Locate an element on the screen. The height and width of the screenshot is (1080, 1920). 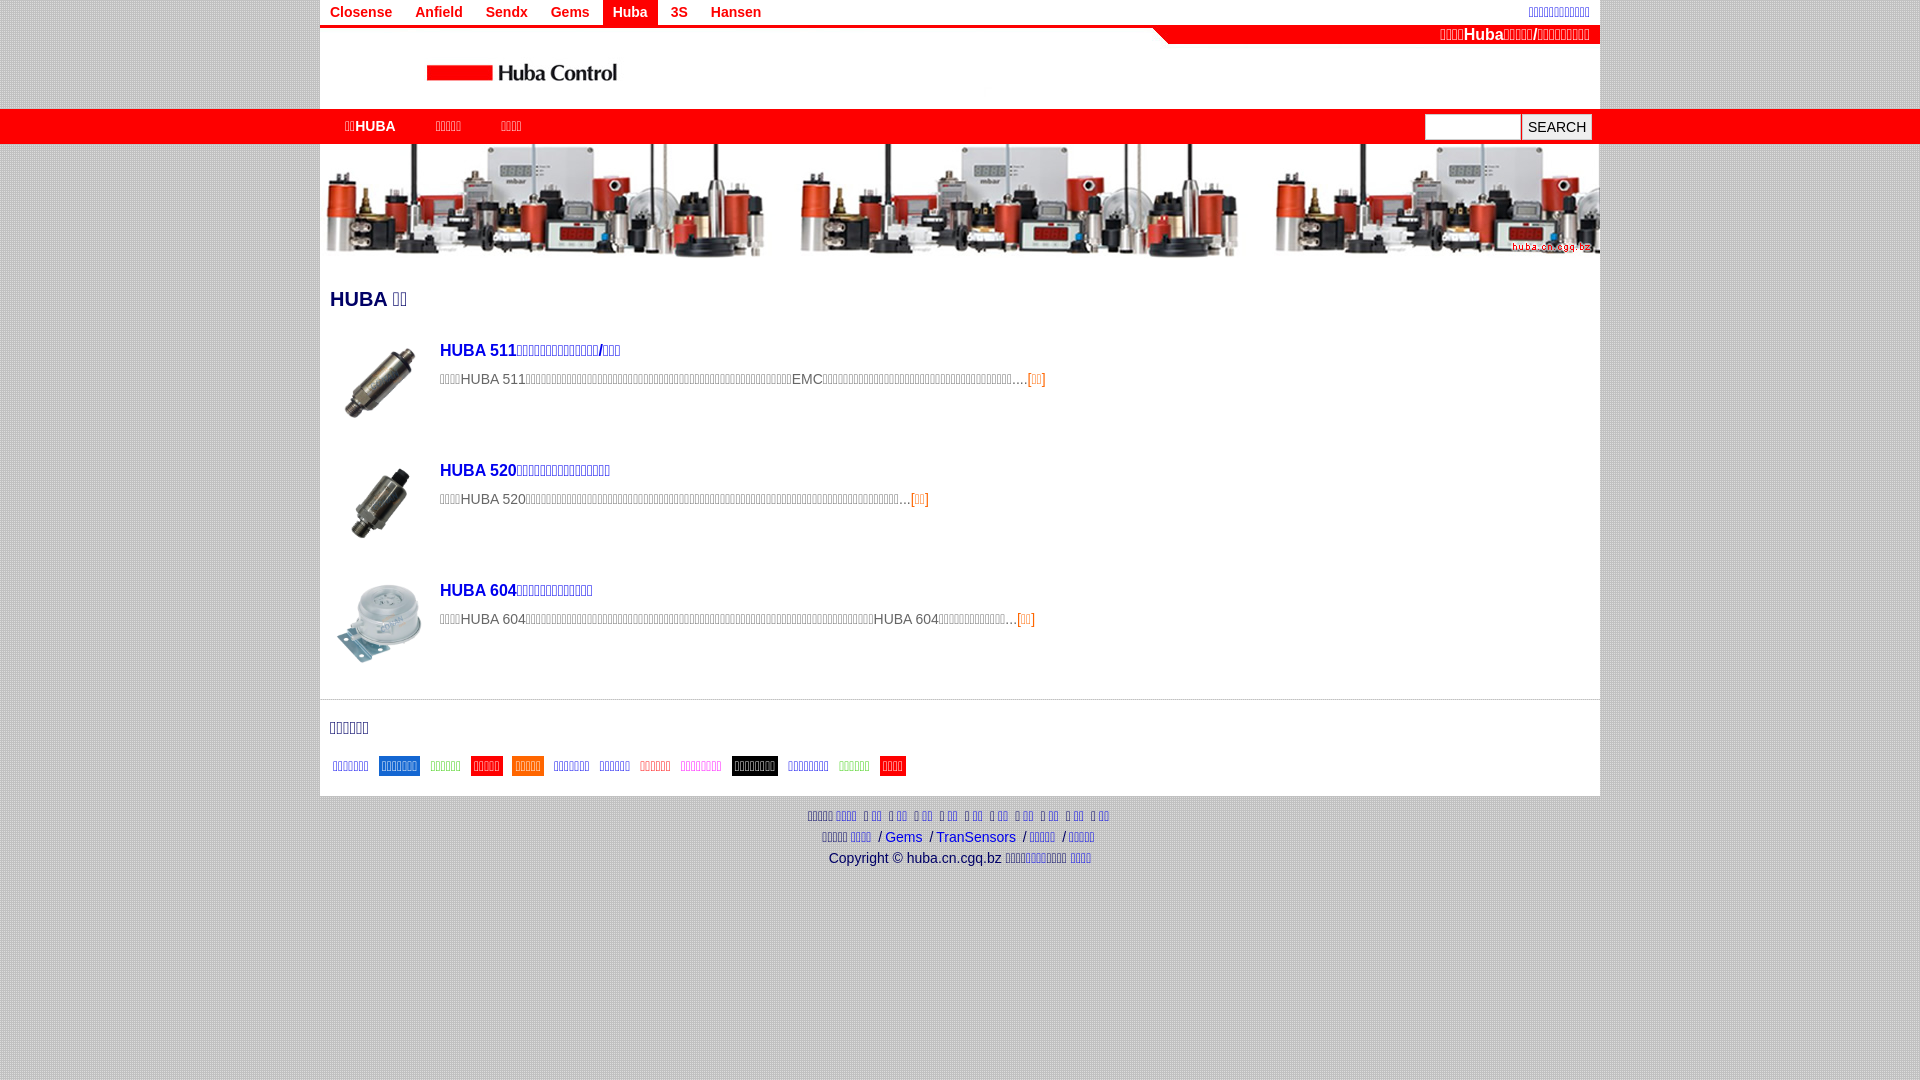
'Gems' is located at coordinates (883, 837).